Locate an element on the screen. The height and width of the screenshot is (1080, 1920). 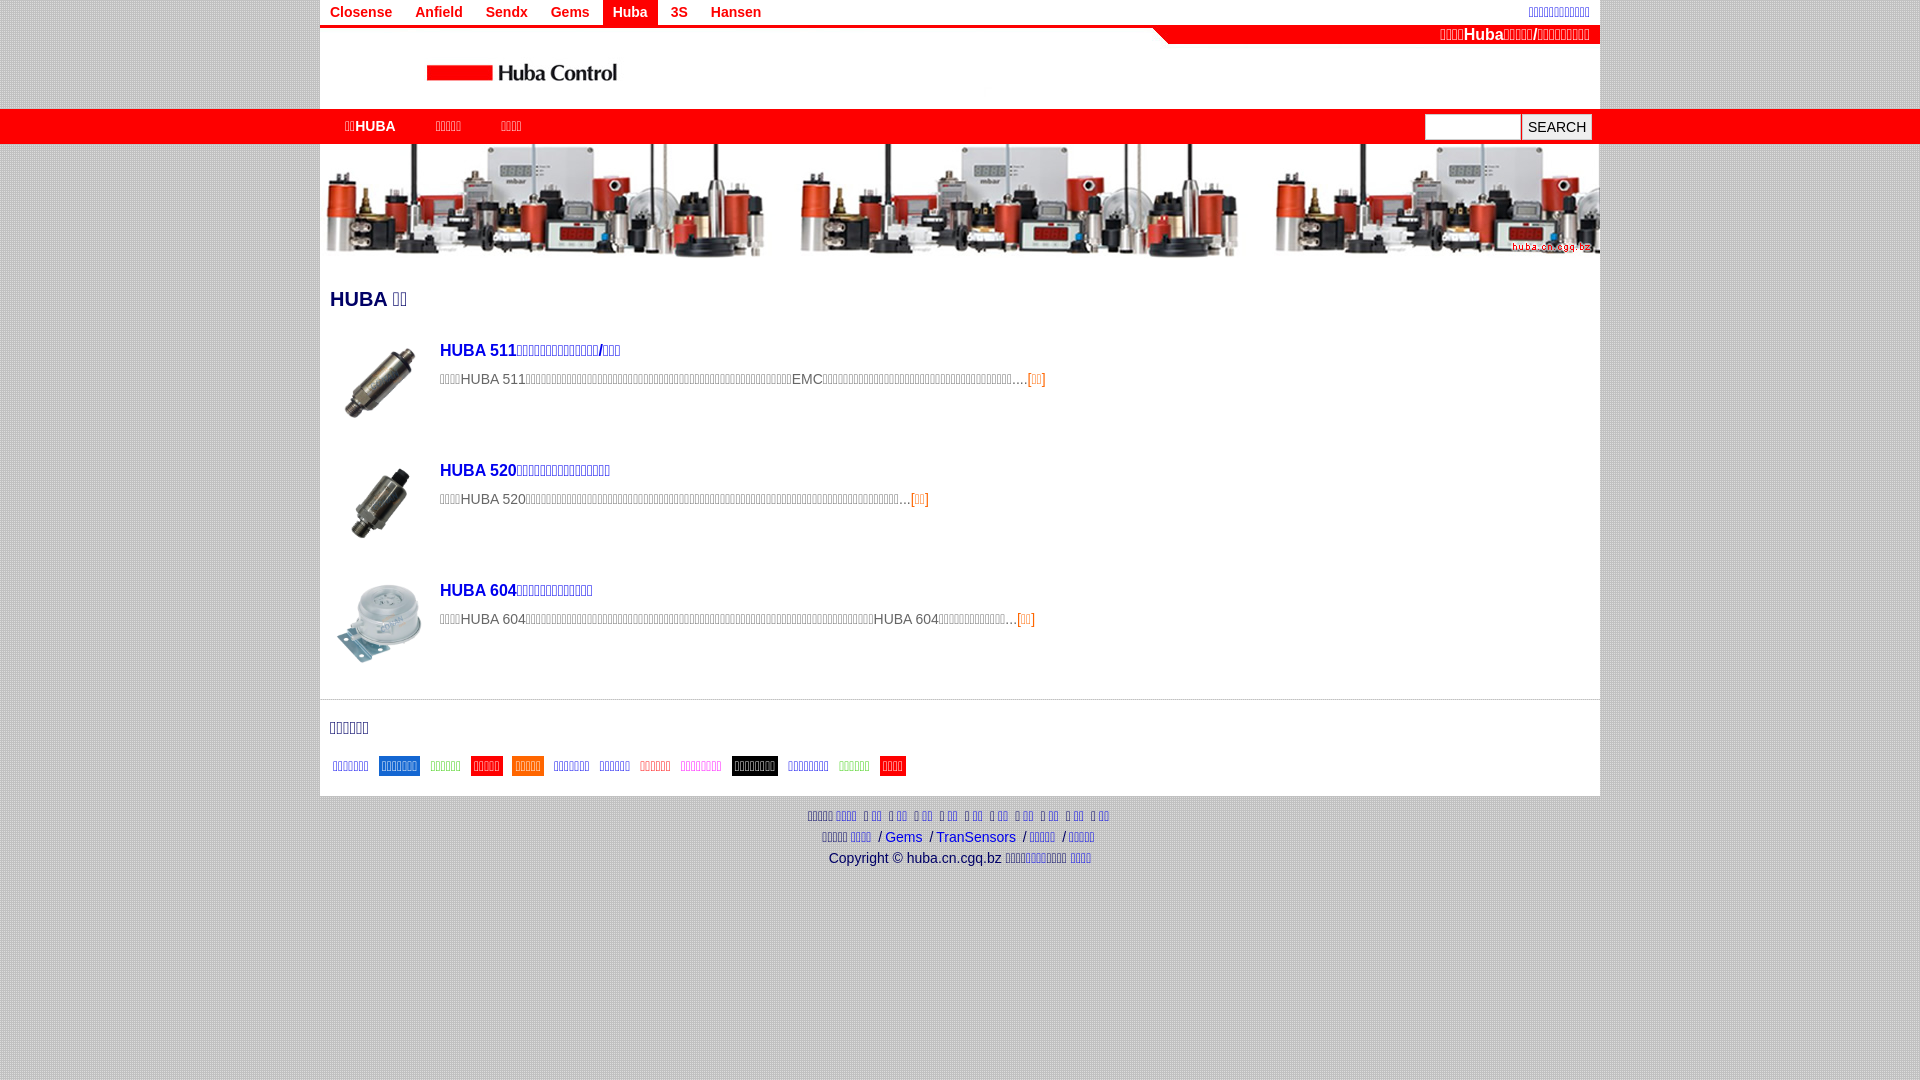
'Gems' is located at coordinates (883, 837).